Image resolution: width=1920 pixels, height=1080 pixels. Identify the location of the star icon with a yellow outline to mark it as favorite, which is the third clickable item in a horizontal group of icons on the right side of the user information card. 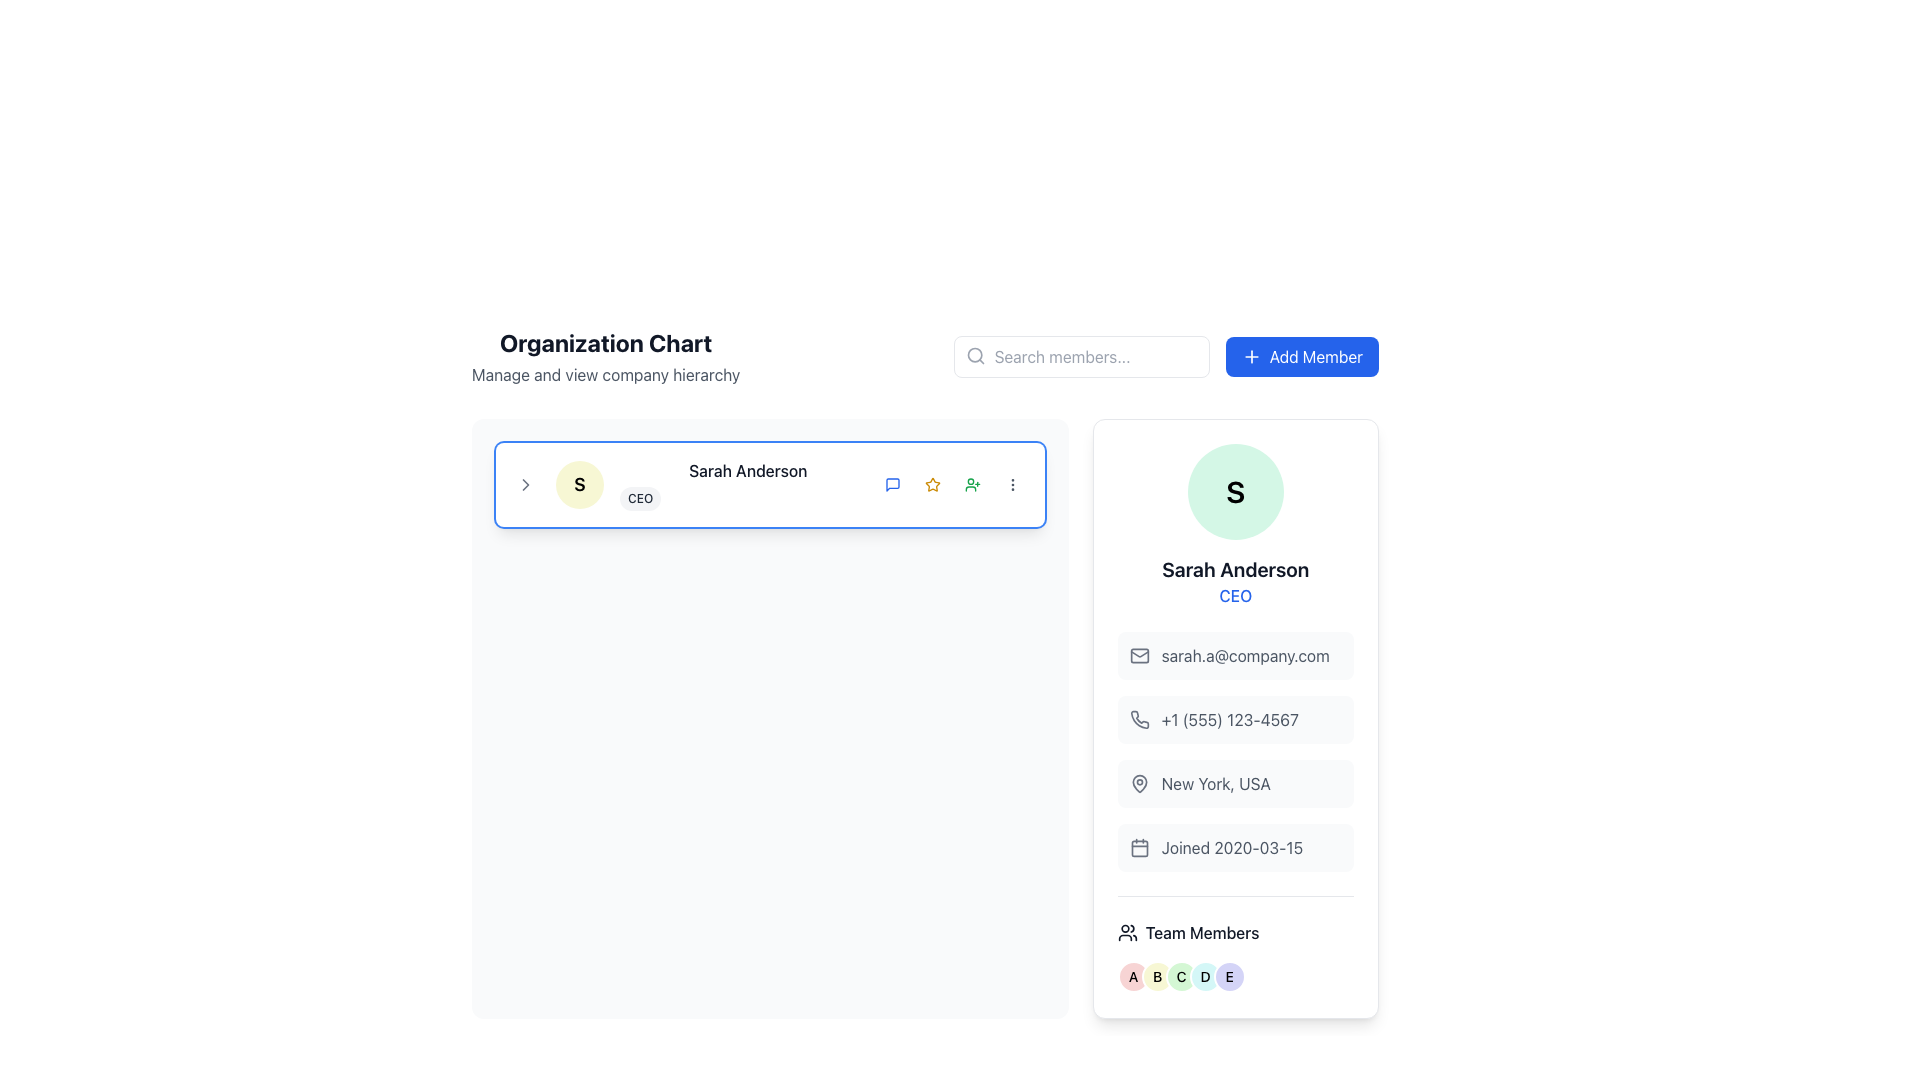
(931, 485).